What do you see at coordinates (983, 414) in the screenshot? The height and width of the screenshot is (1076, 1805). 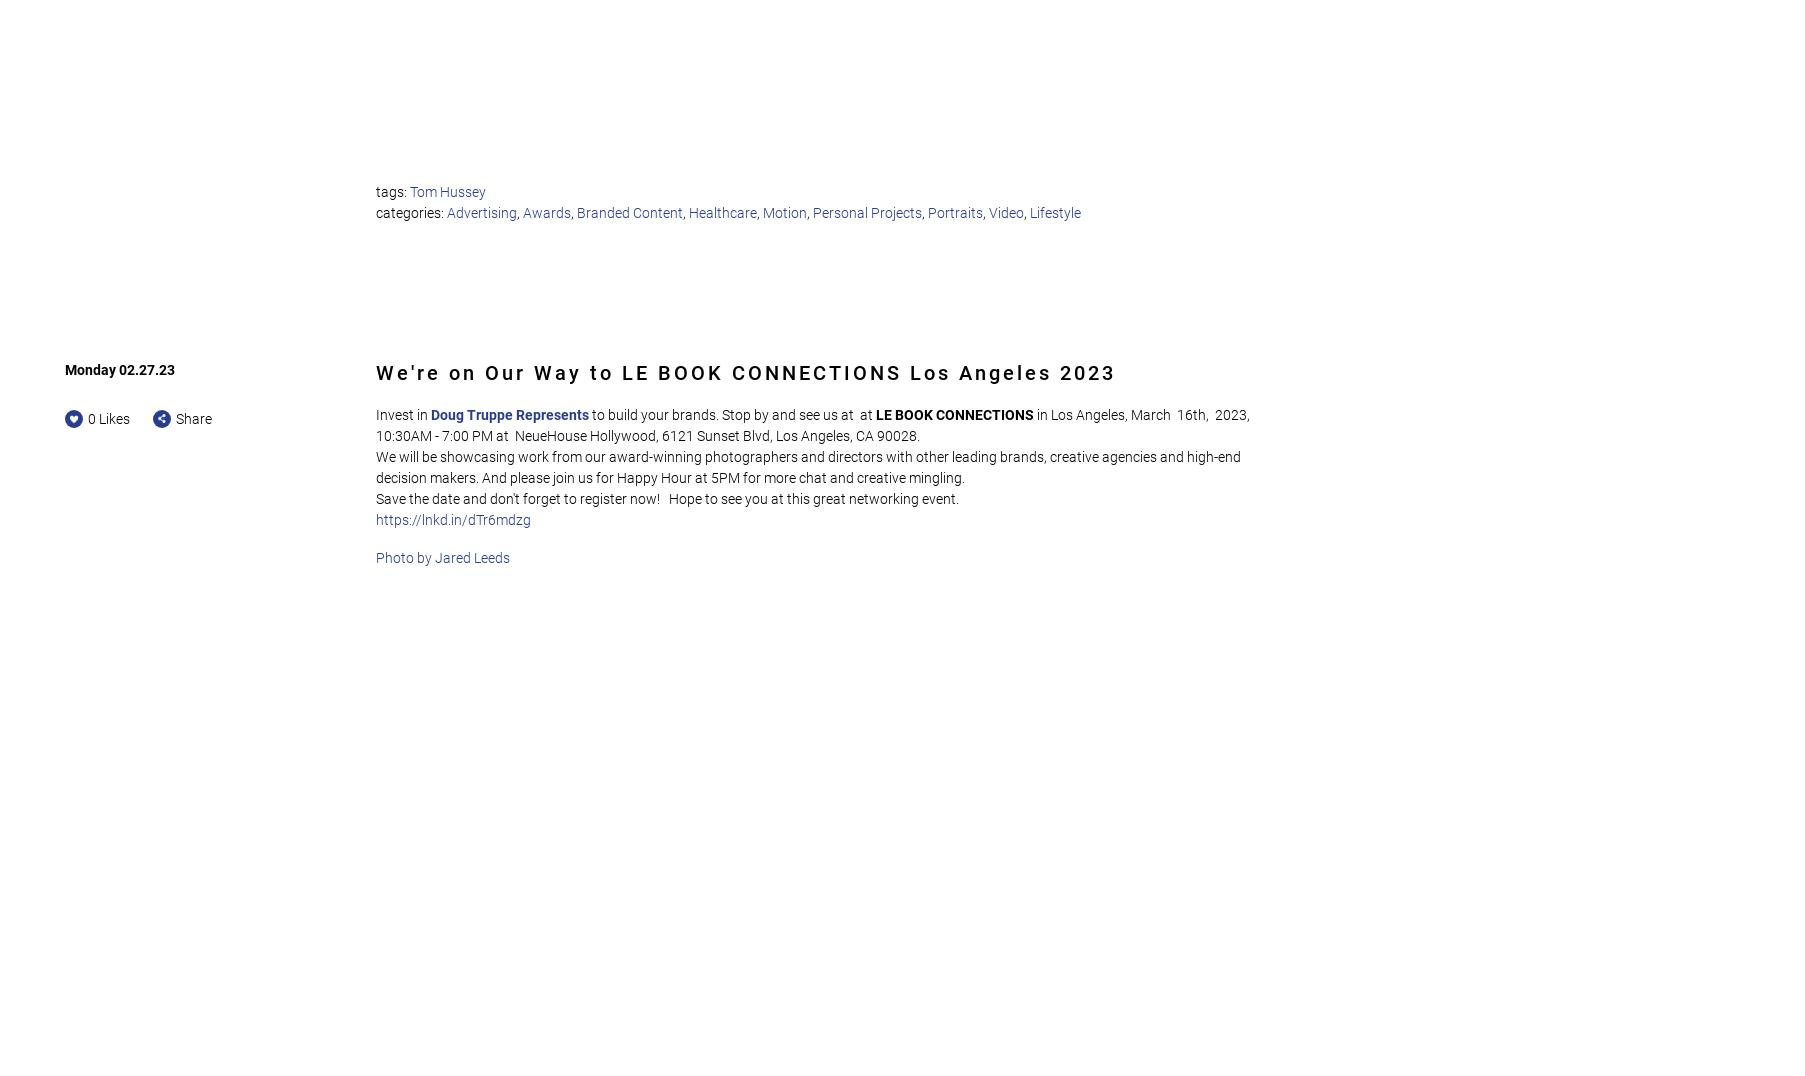 I see `'CONNECTIONS'` at bounding box center [983, 414].